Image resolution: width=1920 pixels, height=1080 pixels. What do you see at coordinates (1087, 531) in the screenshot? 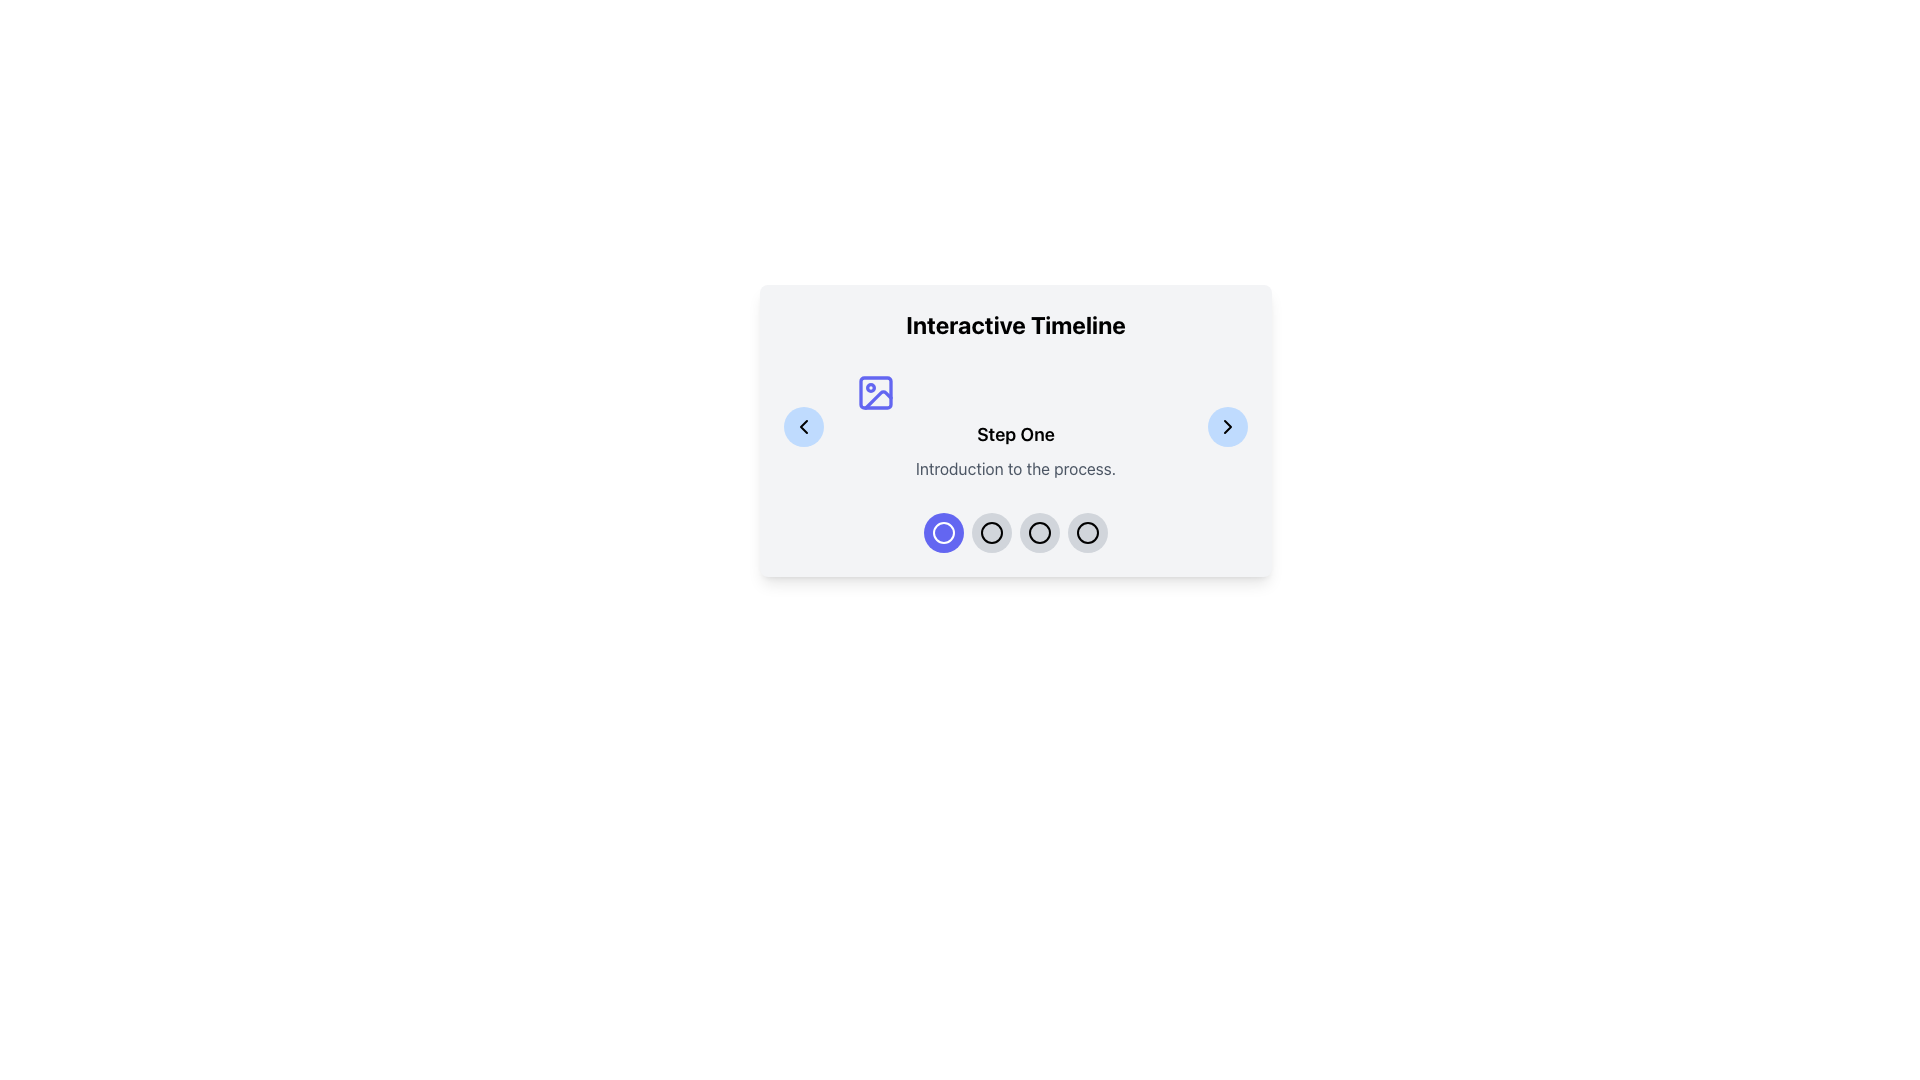
I see `the rightmost circular icon with a black outline and transparent inner background, located within a light-gray button at the bottom of the interactive timeline card` at bounding box center [1087, 531].